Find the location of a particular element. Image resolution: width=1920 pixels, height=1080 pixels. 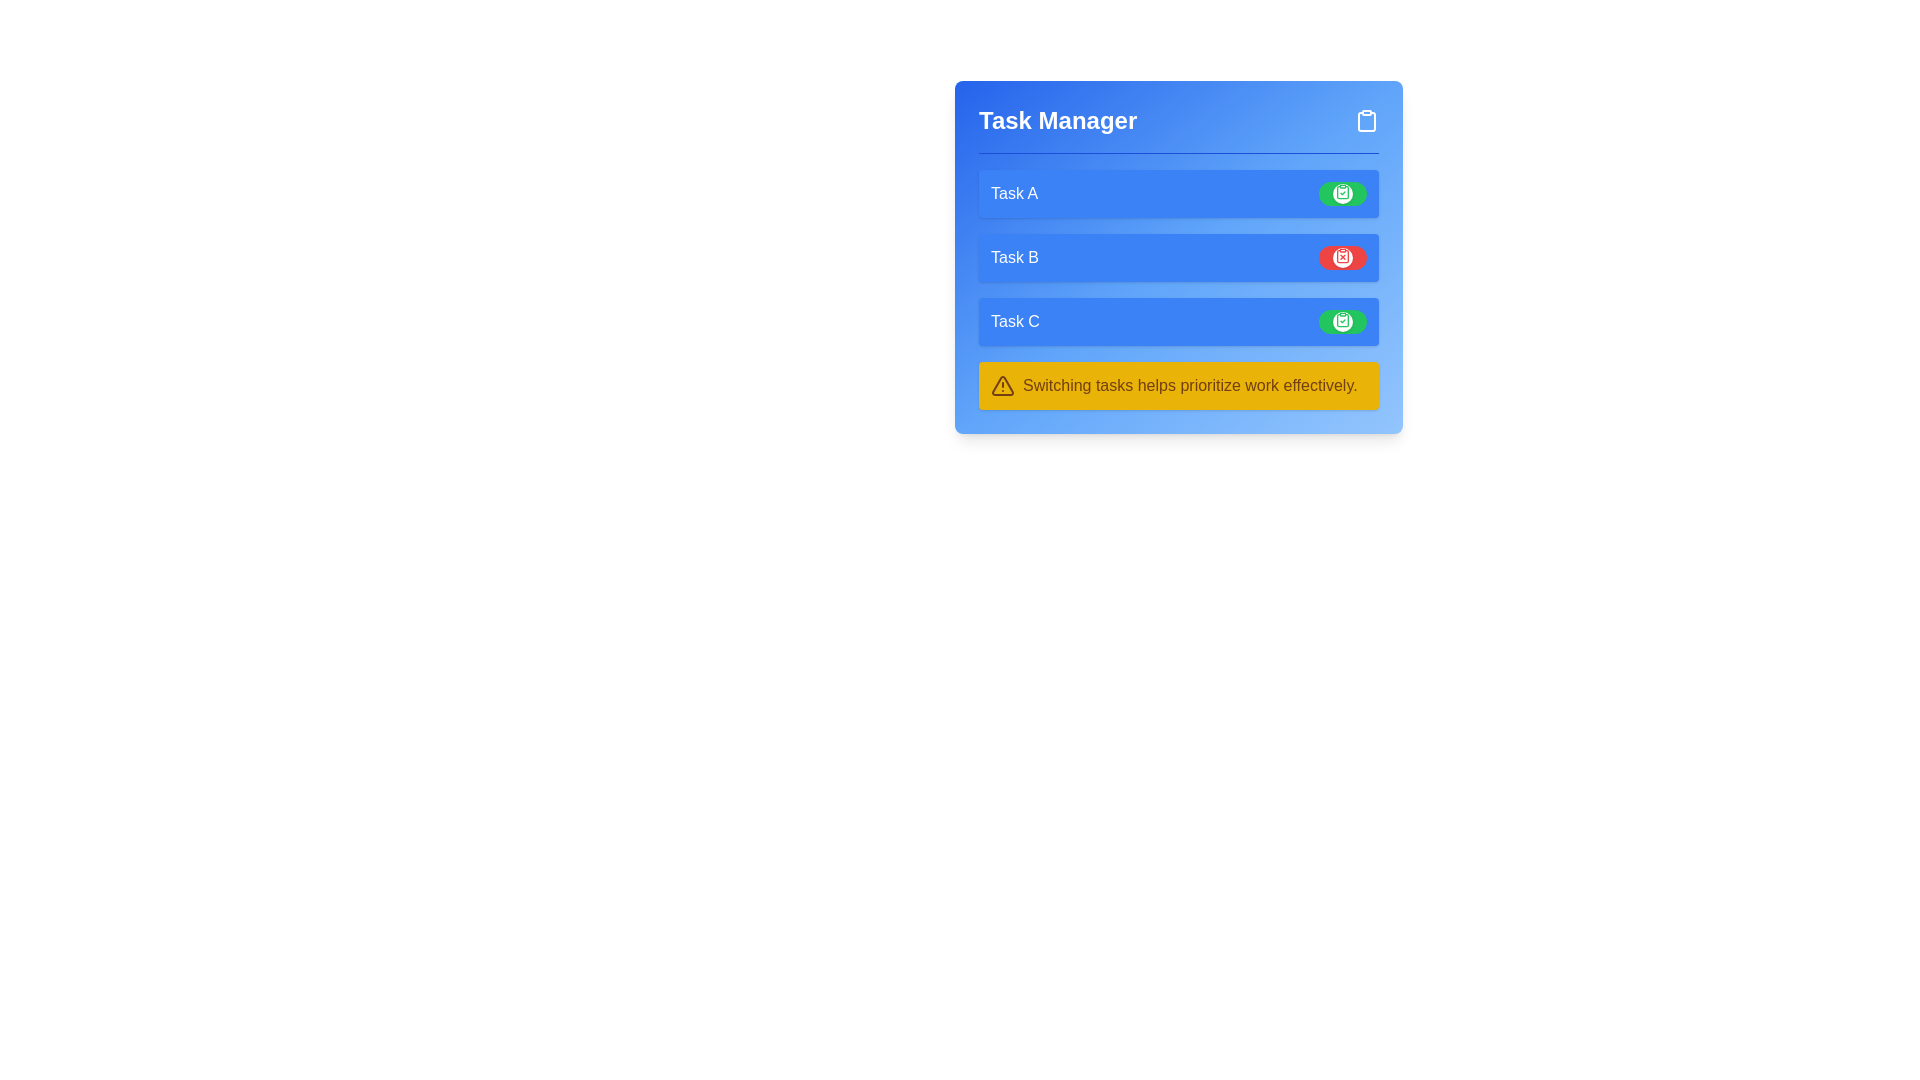

the Task interface item labeled 'Task A' with an active toggle control for more details is located at coordinates (1179, 193).